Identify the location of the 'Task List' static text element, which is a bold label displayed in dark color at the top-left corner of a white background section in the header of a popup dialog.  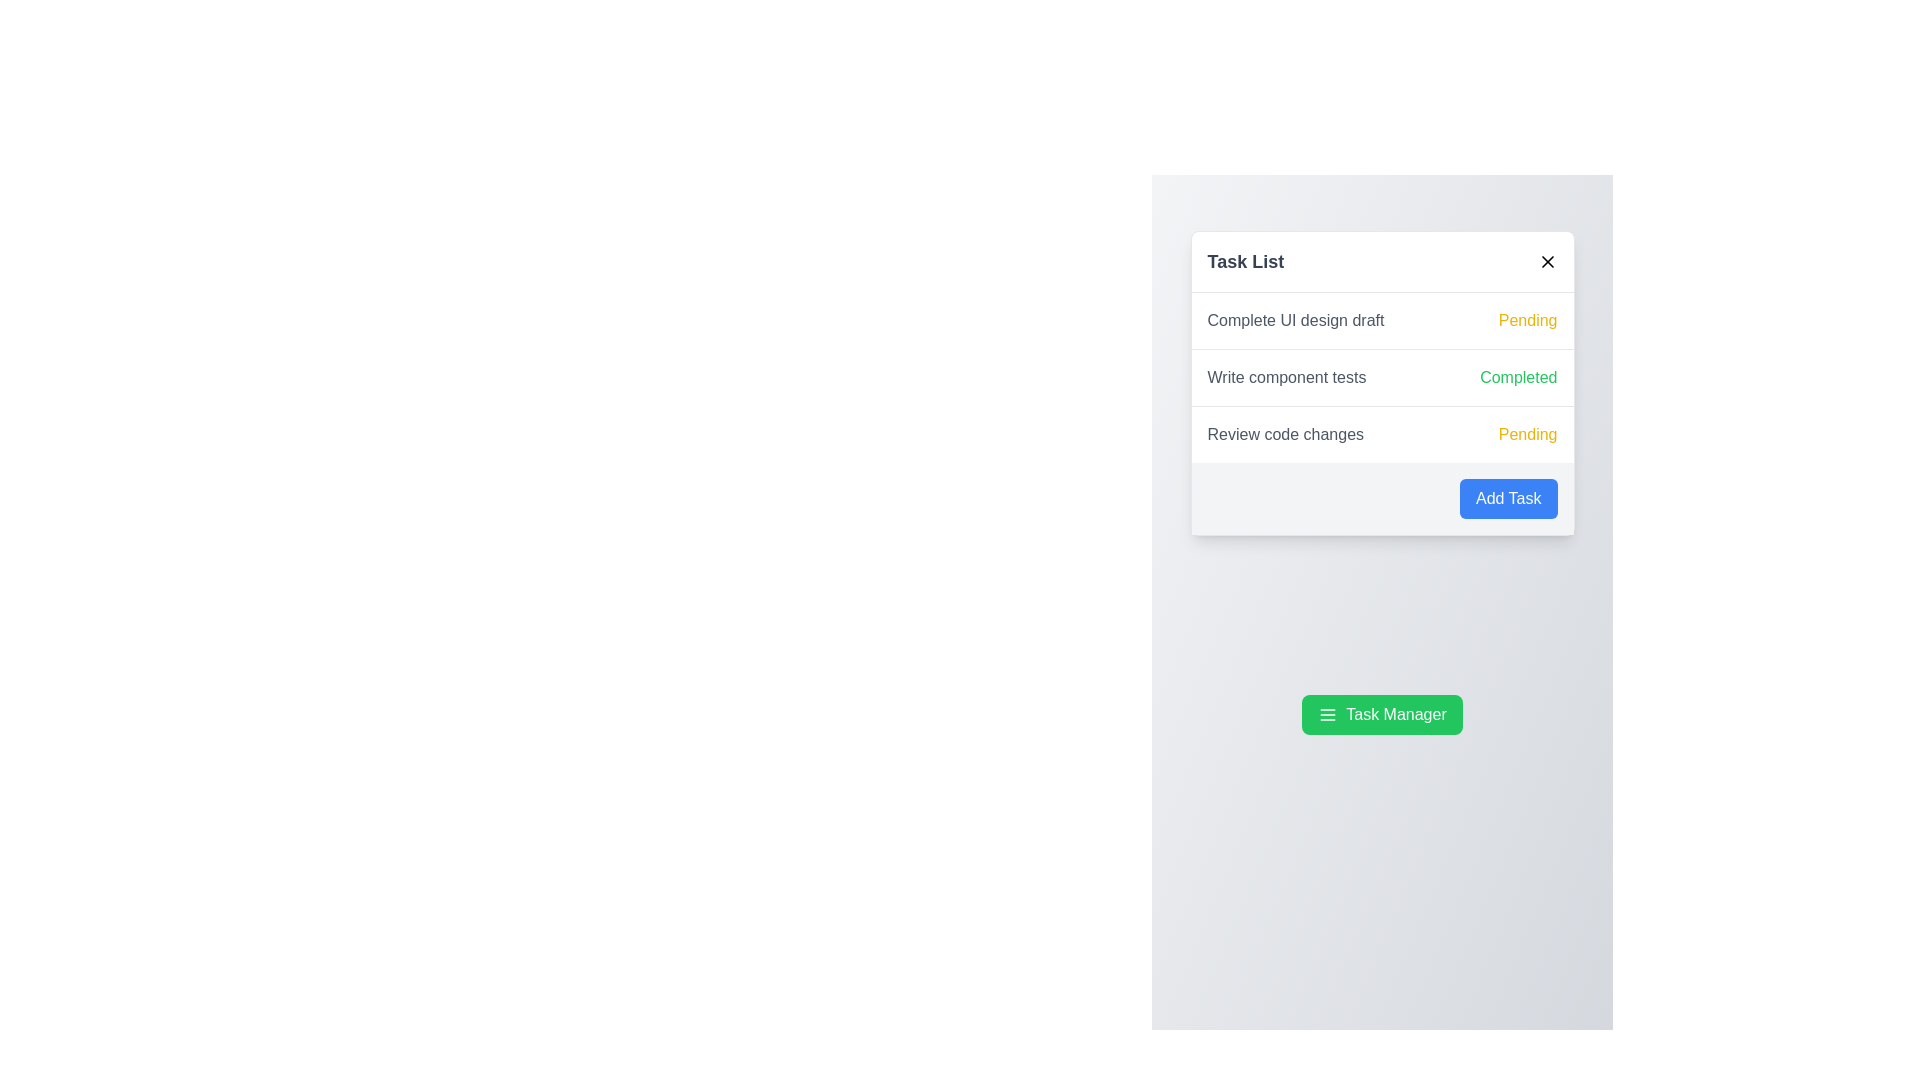
(1244, 261).